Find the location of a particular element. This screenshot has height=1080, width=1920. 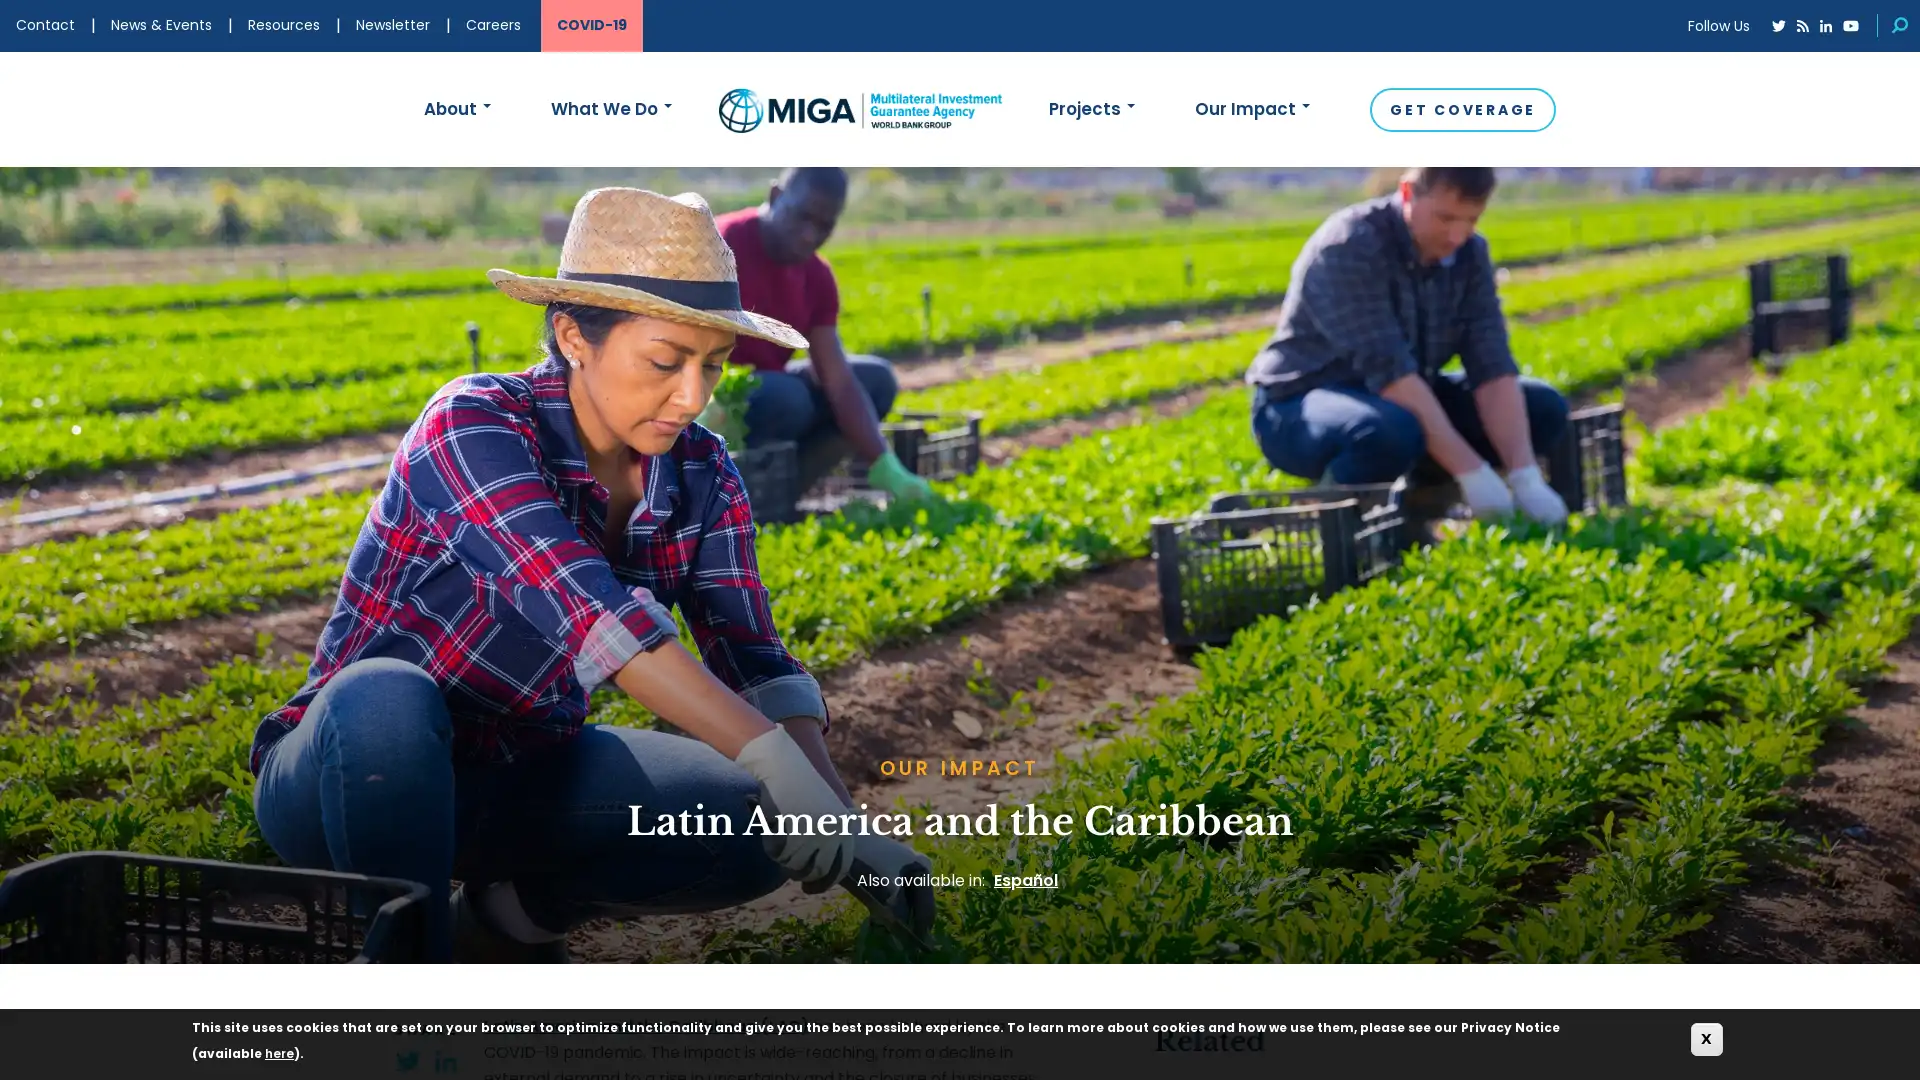

X is located at coordinates (1706, 1038).